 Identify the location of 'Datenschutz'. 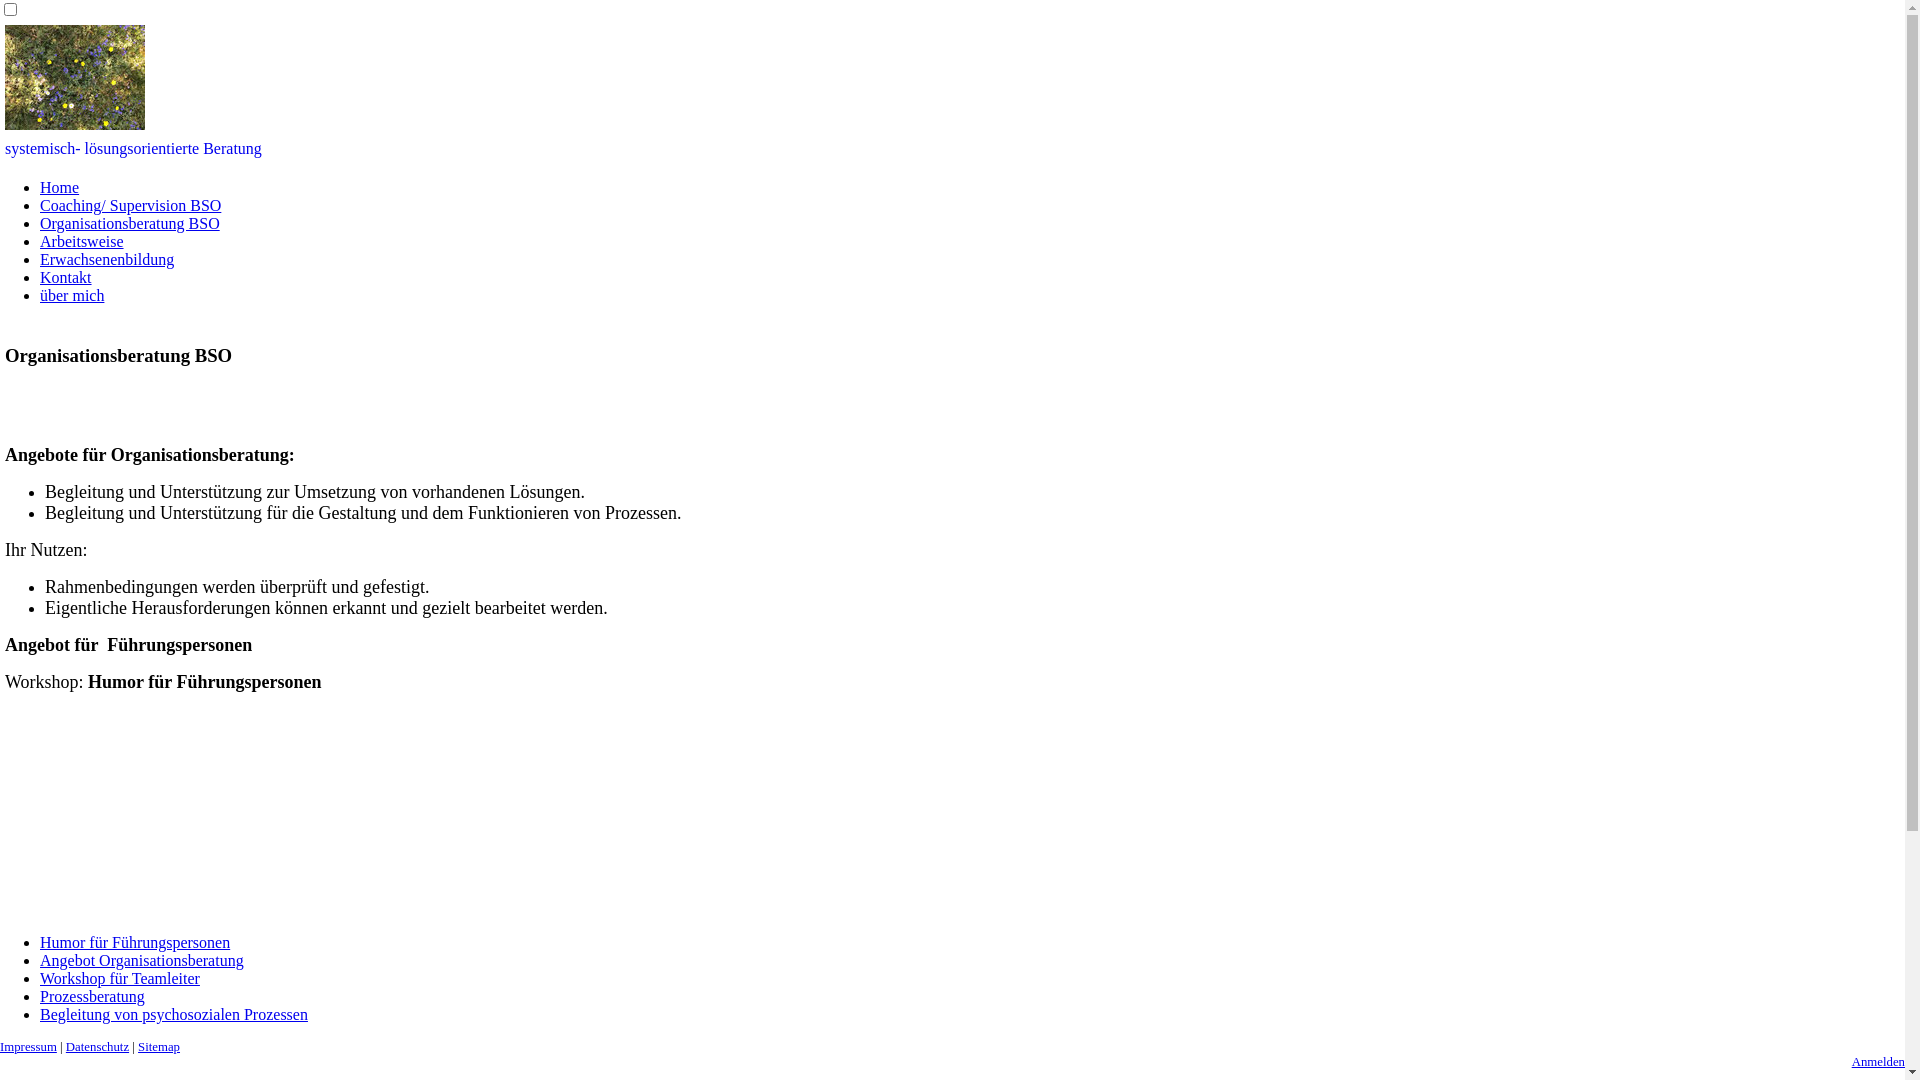
(96, 1045).